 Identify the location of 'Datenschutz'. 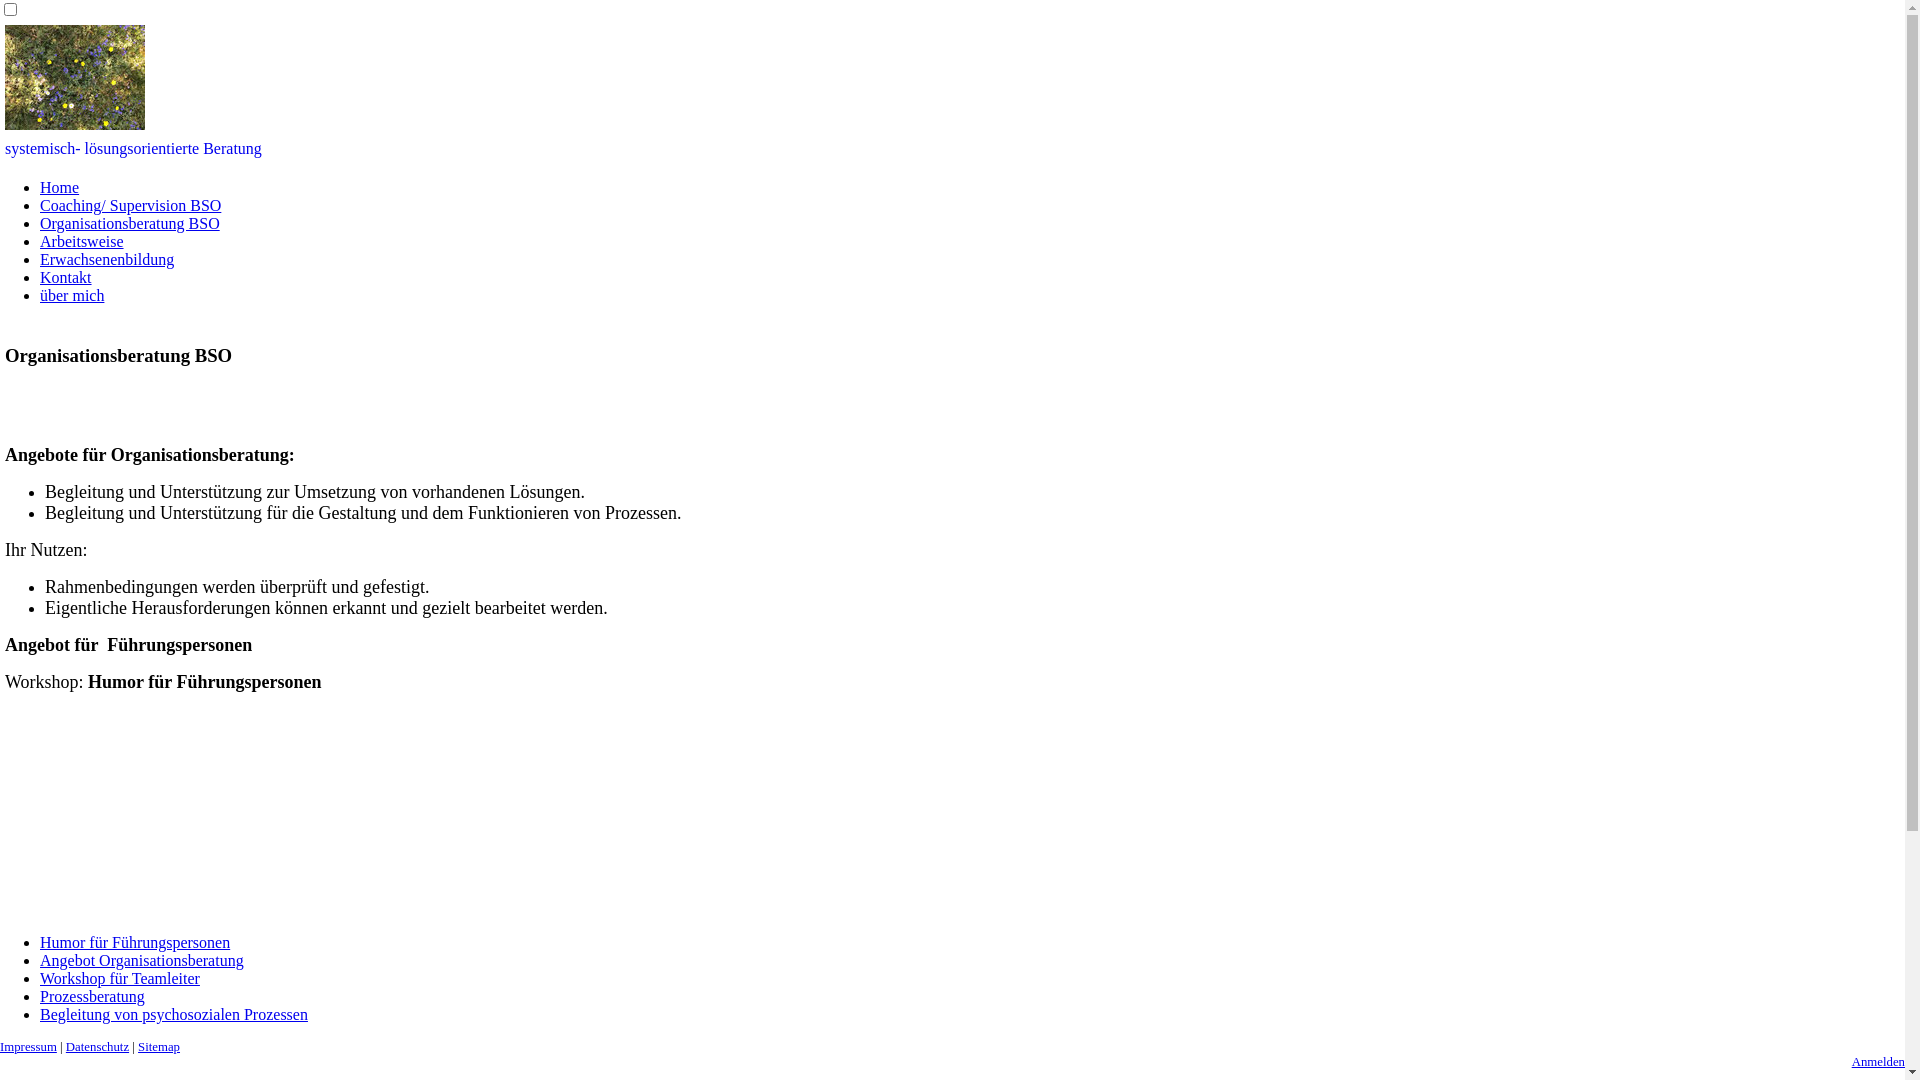
(96, 1045).